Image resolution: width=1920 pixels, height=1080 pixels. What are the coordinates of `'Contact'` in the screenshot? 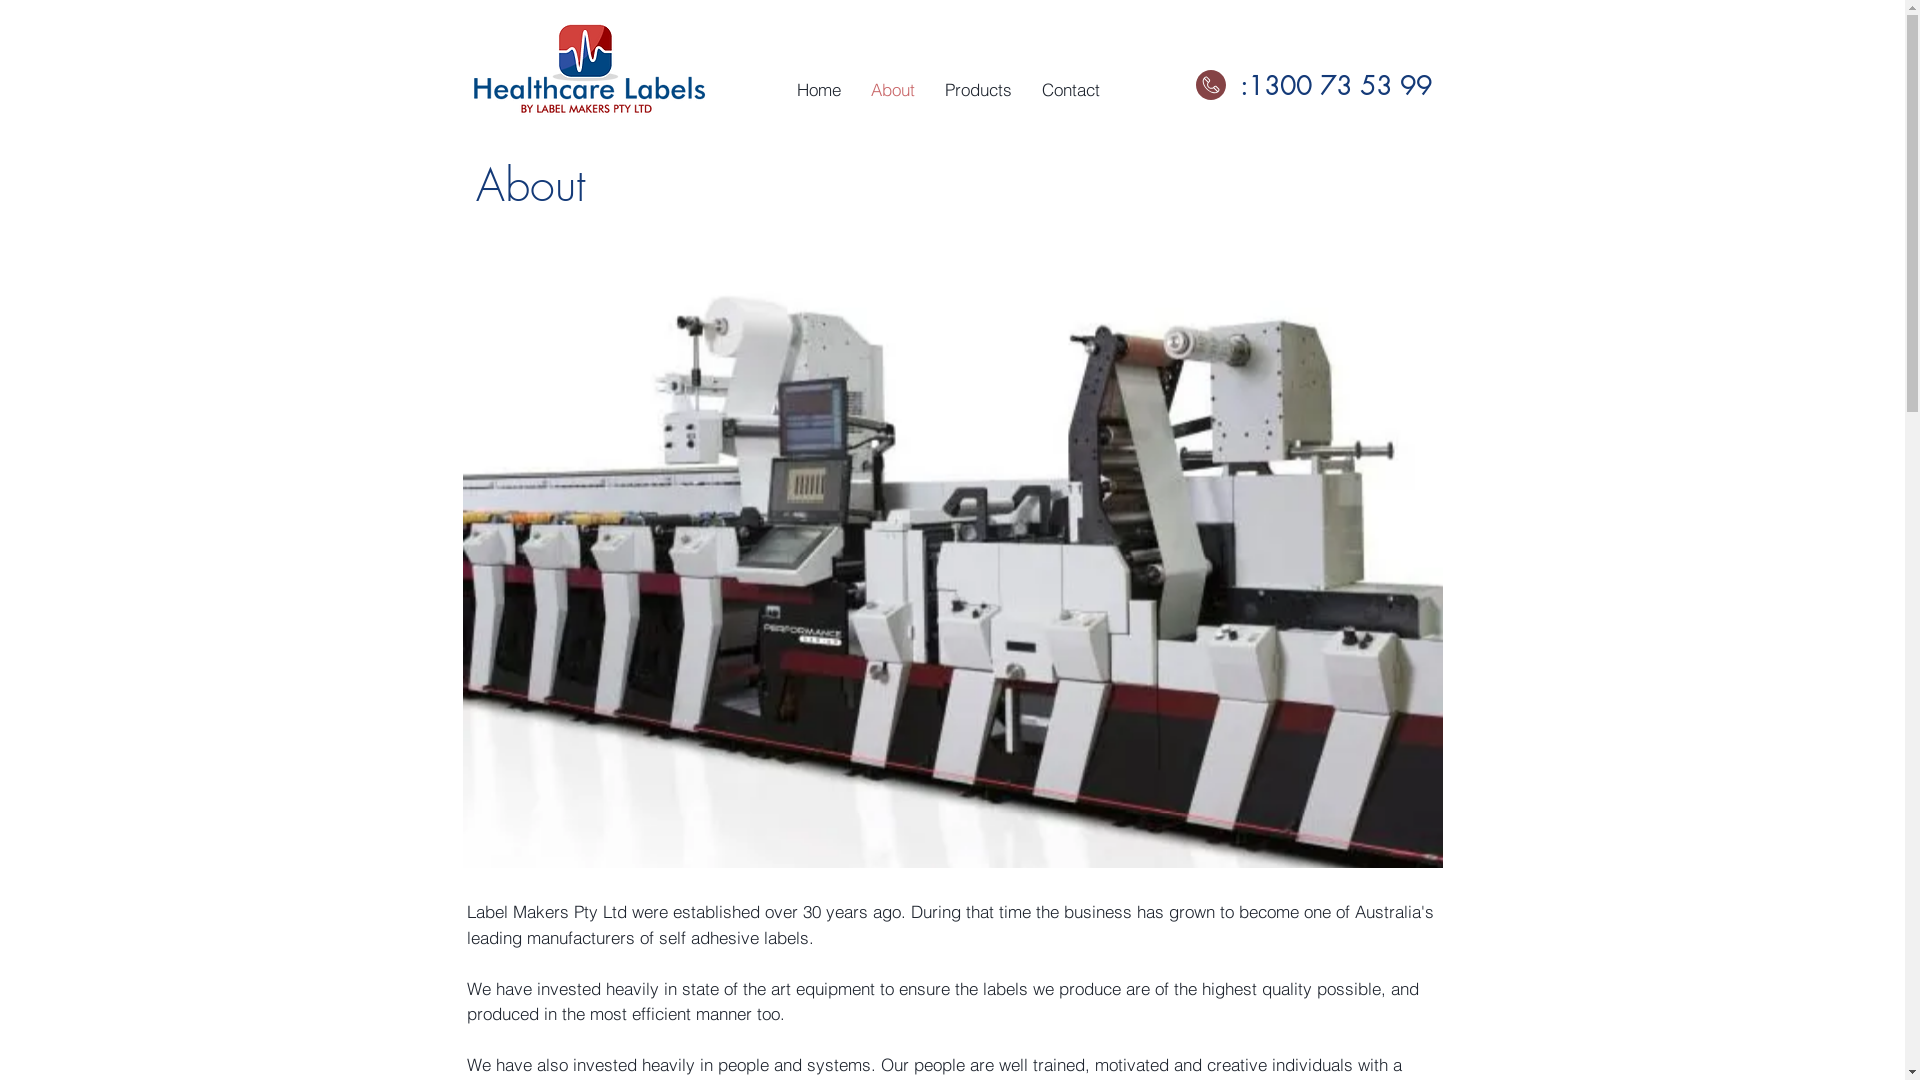 It's located at (1069, 88).